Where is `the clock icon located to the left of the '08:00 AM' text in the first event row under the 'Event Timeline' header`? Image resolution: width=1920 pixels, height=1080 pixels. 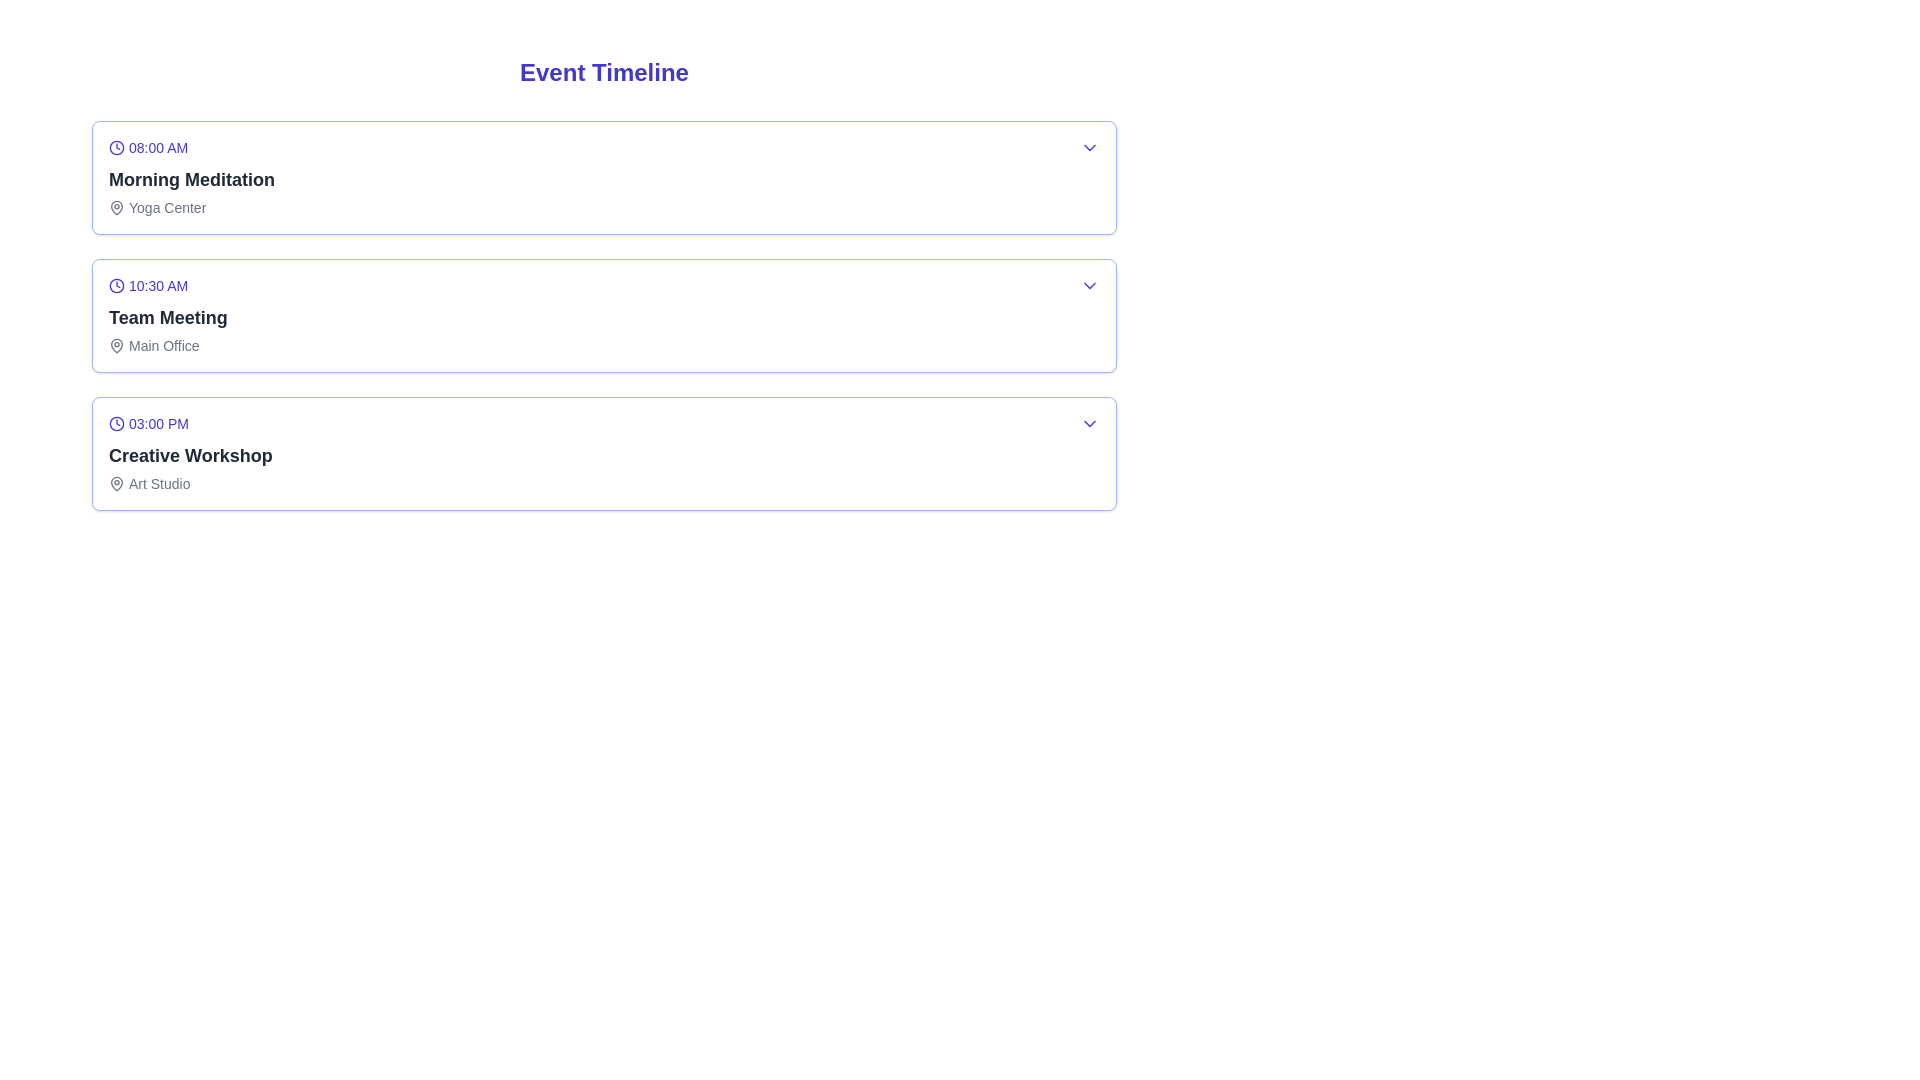 the clock icon located to the left of the '08:00 AM' text in the first event row under the 'Event Timeline' header is located at coordinates (115, 146).